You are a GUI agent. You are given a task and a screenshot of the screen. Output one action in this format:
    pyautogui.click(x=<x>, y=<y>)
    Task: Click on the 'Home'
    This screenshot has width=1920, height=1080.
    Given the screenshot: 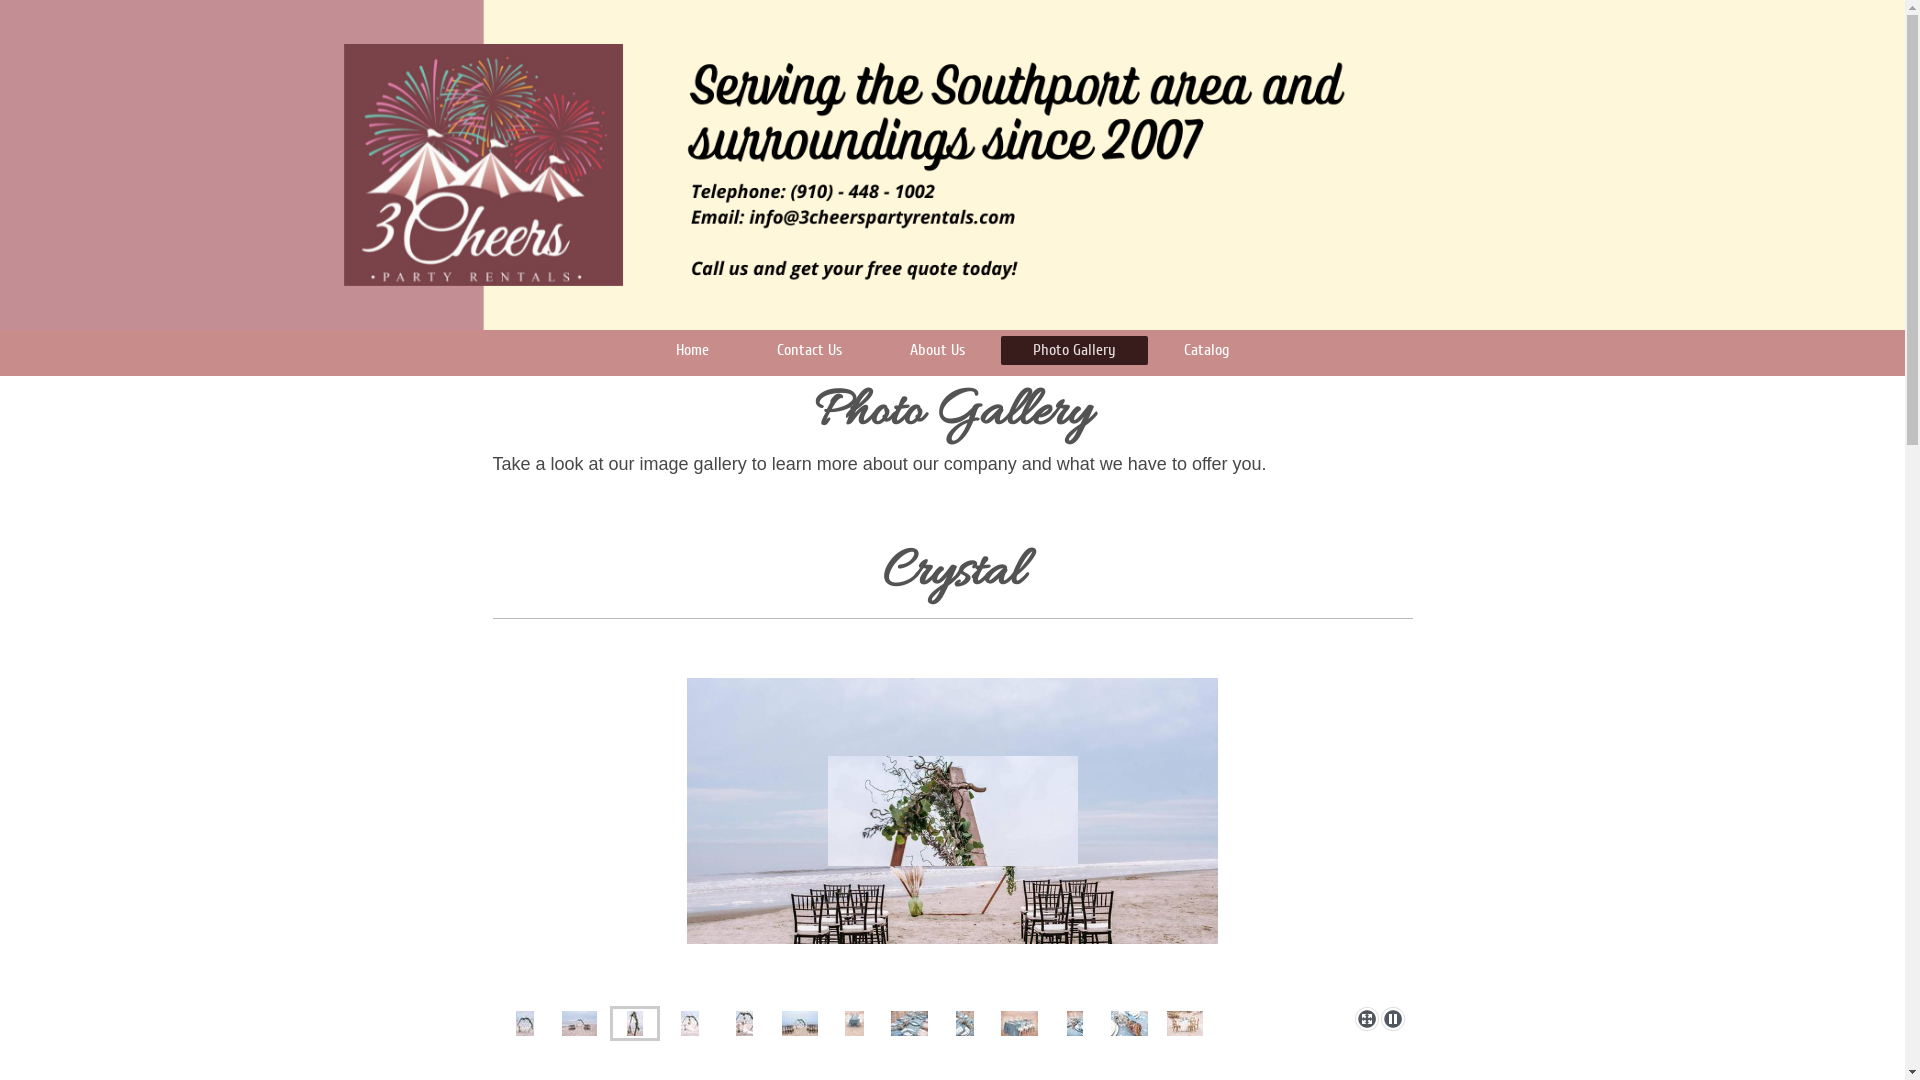 What is the action you would take?
    pyautogui.click(x=692, y=349)
    